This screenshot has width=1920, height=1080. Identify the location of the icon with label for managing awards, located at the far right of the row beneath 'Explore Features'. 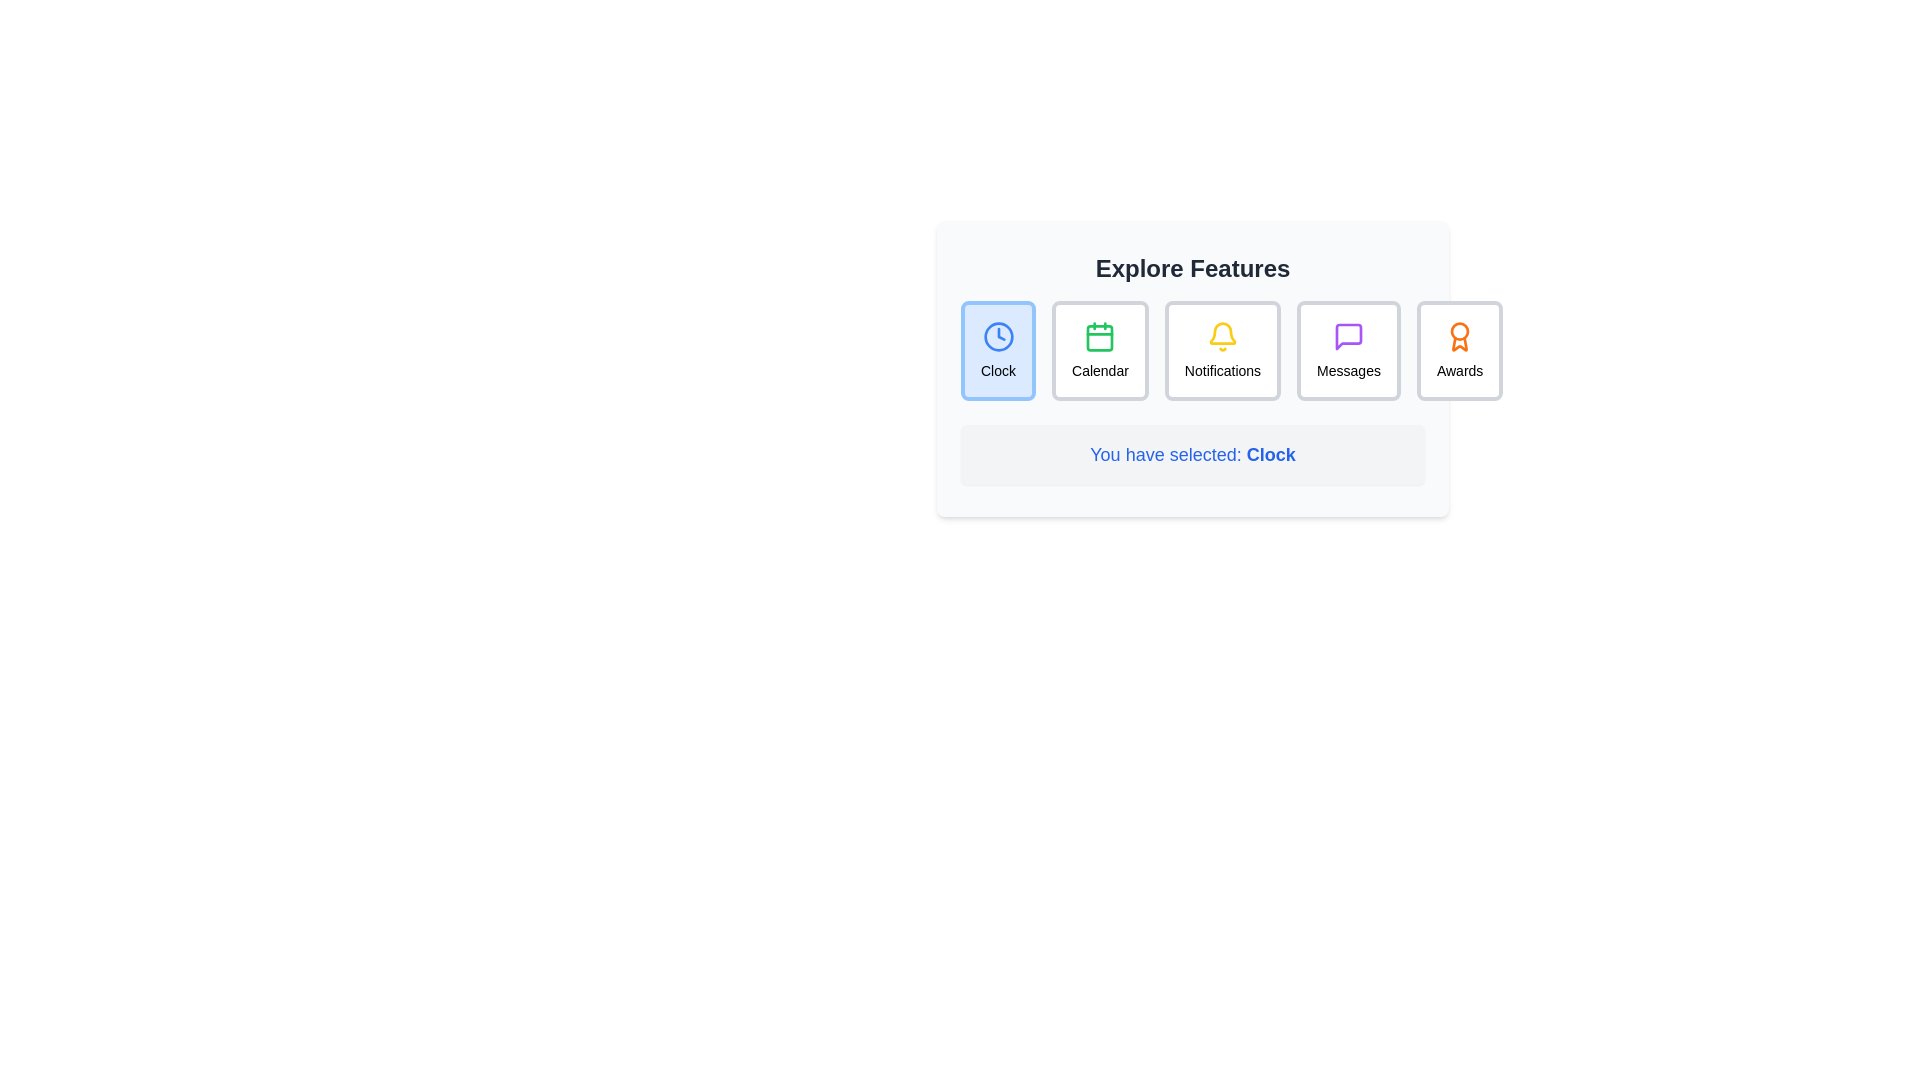
(1460, 350).